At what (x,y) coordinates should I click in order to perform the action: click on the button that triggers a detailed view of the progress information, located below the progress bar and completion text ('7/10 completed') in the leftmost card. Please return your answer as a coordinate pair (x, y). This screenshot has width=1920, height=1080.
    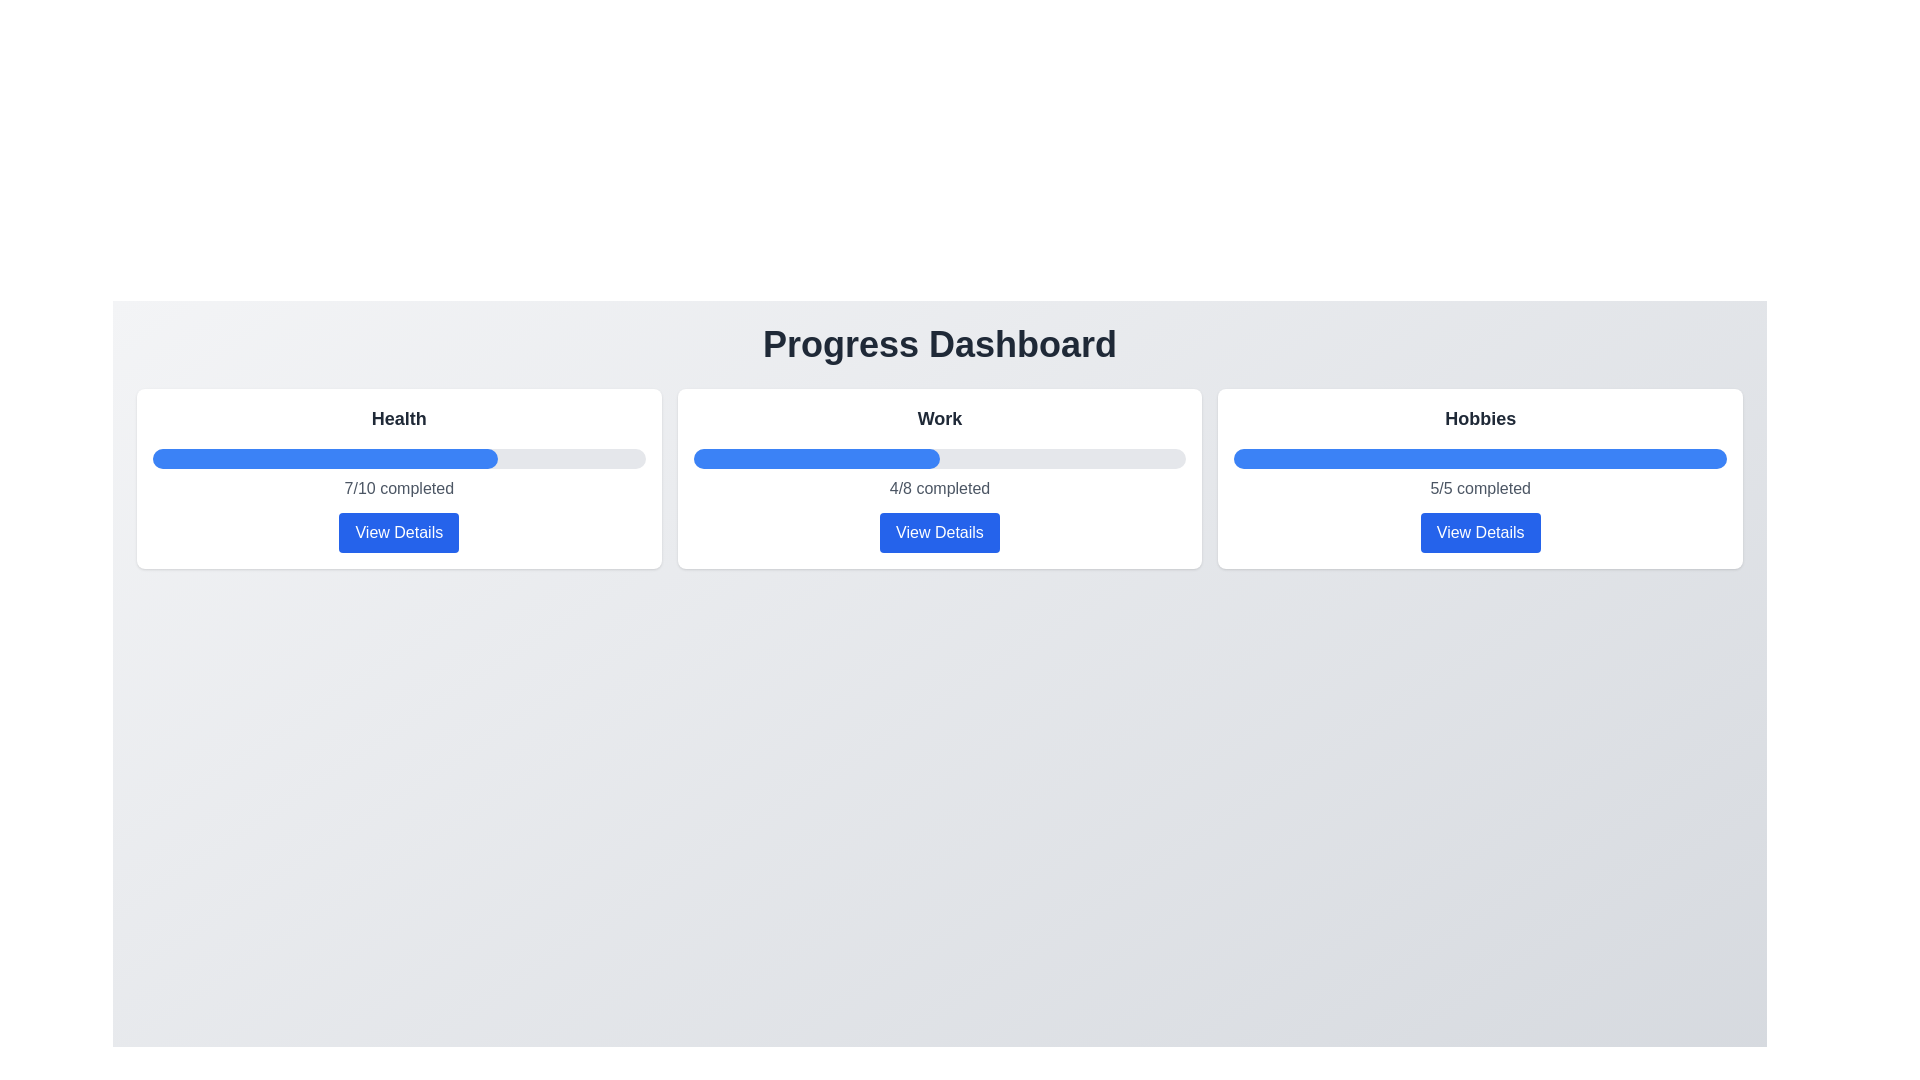
    Looking at the image, I should click on (399, 531).